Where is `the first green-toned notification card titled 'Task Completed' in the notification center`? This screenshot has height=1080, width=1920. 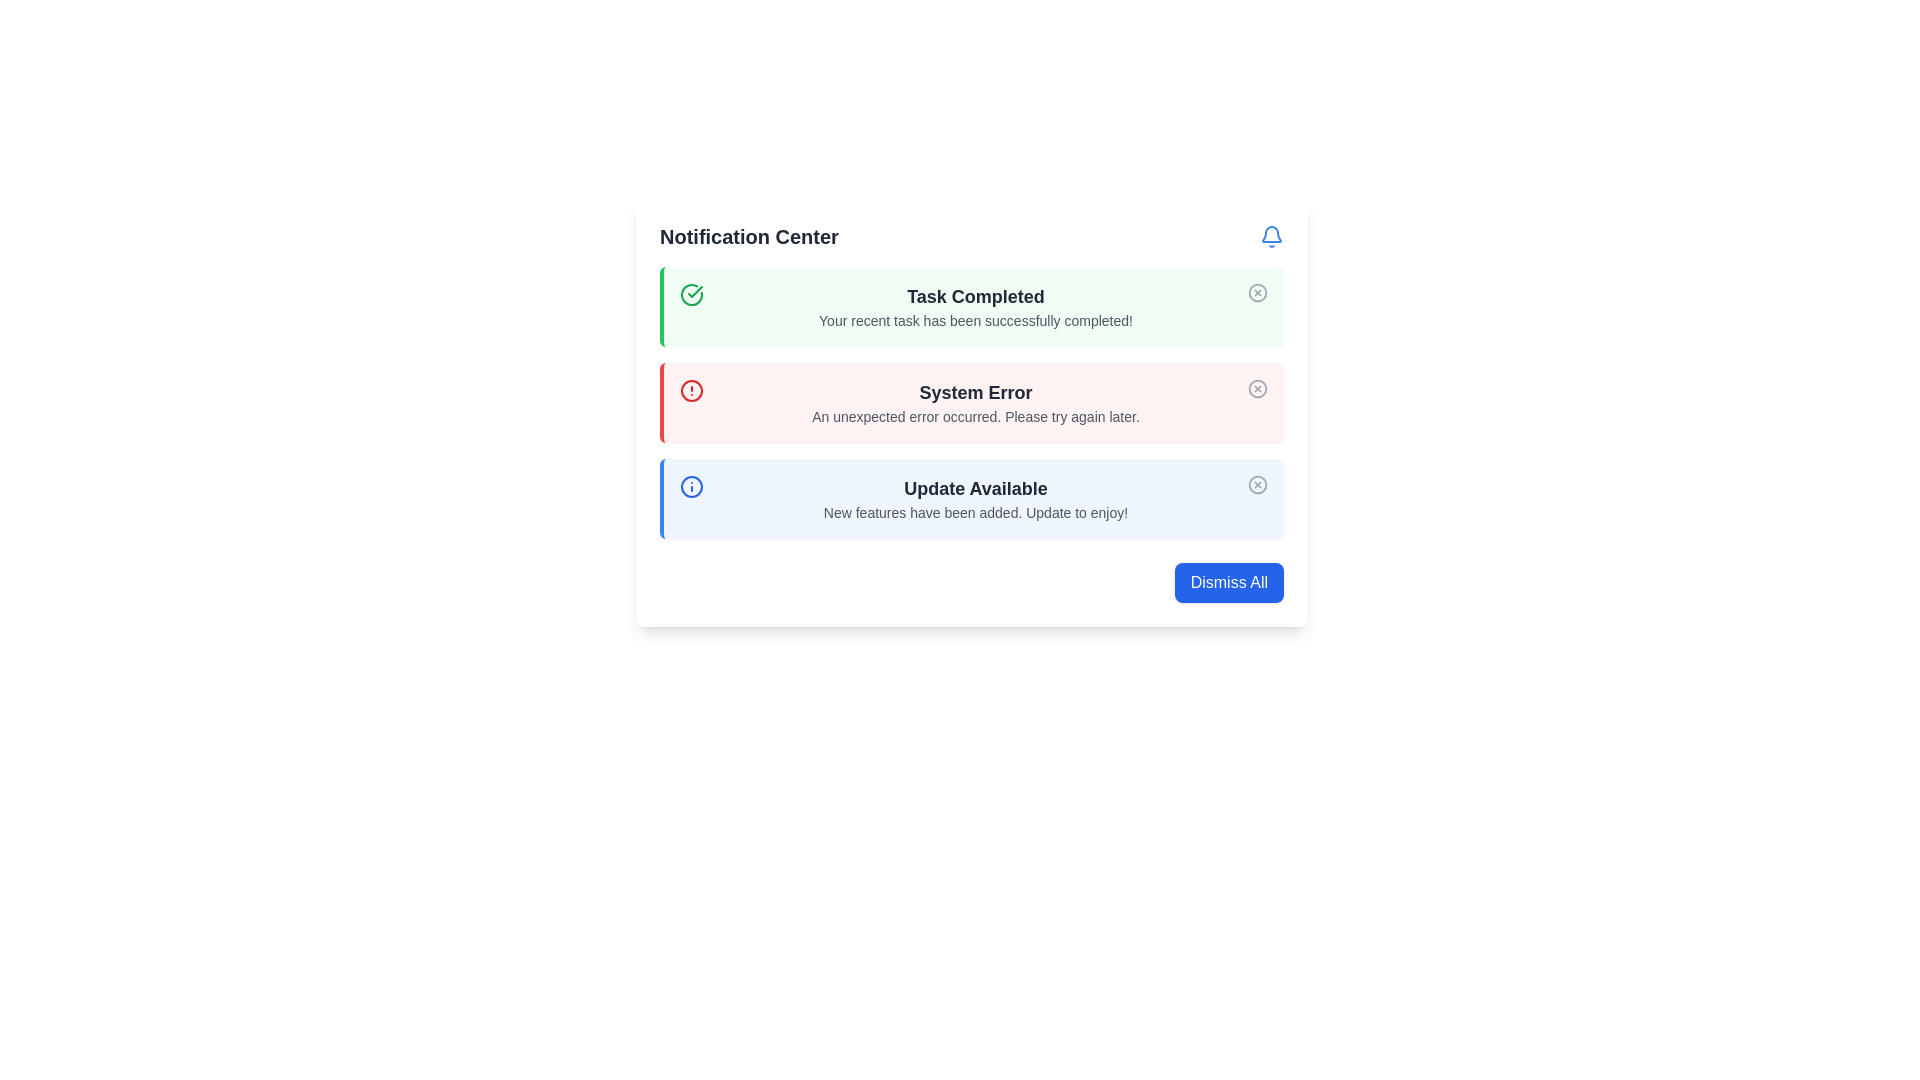
the first green-toned notification card titled 'Task Completed' in the notification center is located at coordinates (971, 307).